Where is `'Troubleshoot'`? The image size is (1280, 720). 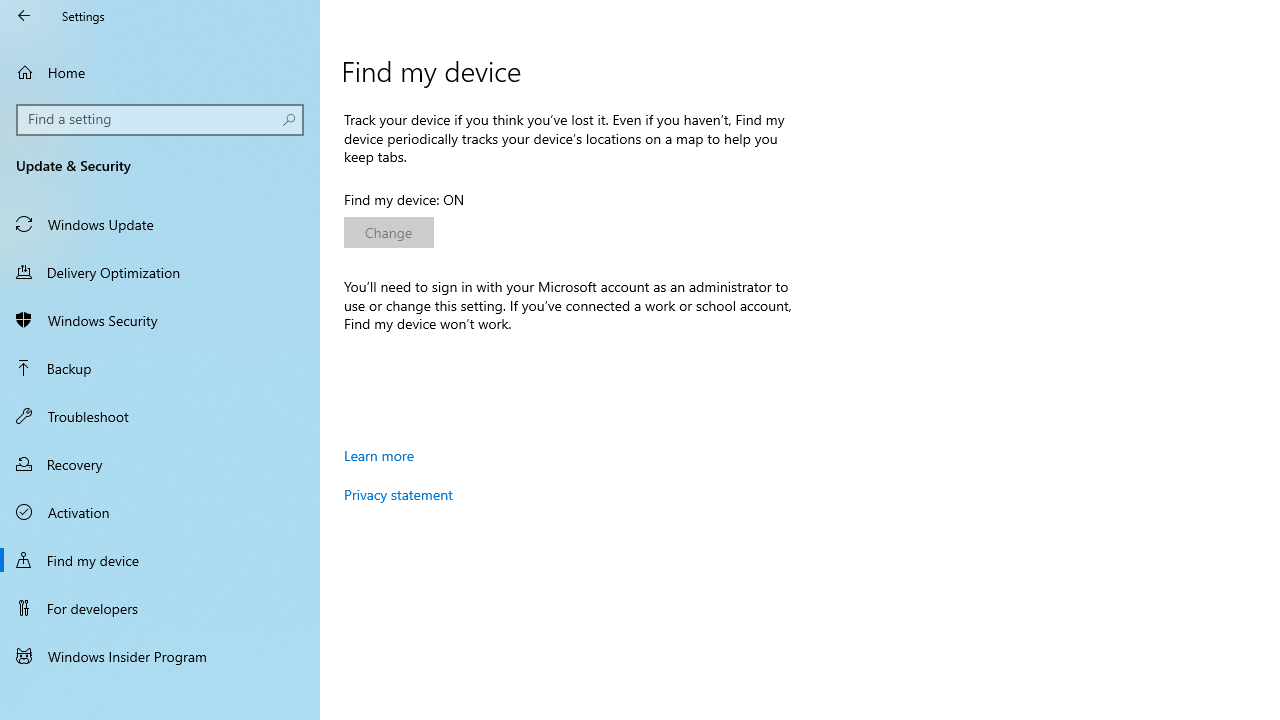 'Troubleshoot' is located at coordinates (160, 414).